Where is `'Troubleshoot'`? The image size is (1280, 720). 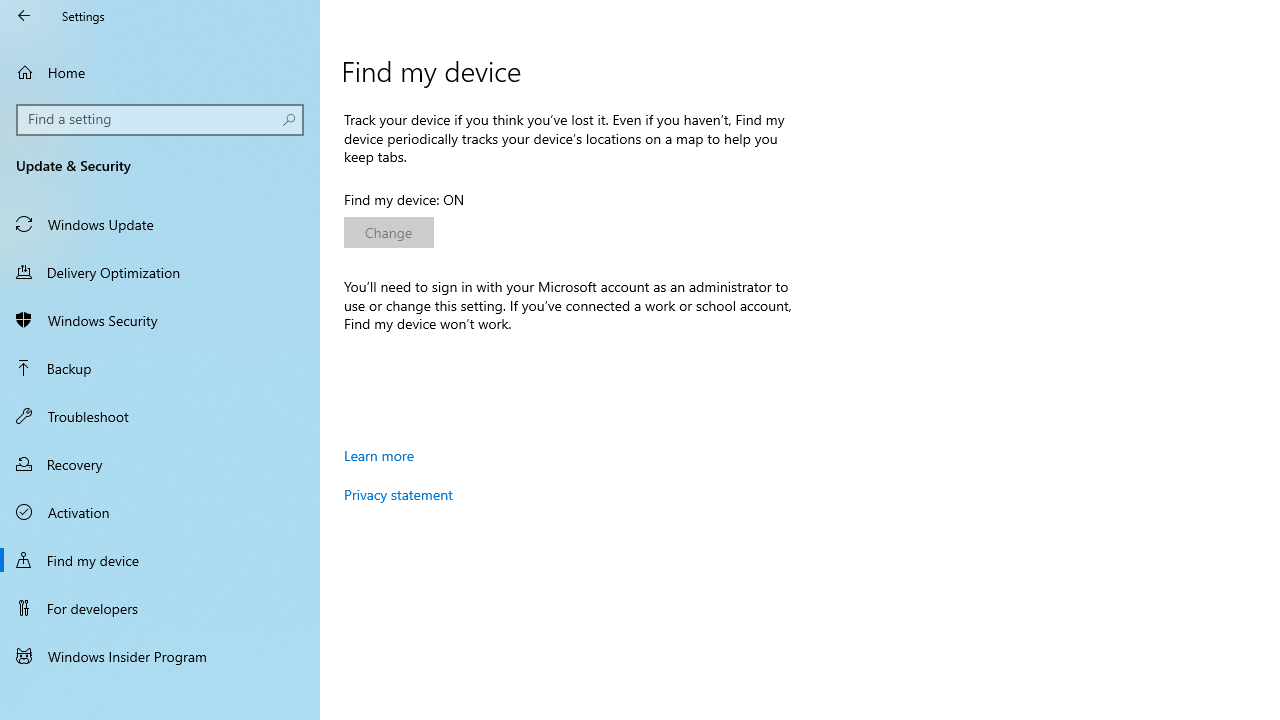 'Troubleshoot' is located at coordinates (160, 414).